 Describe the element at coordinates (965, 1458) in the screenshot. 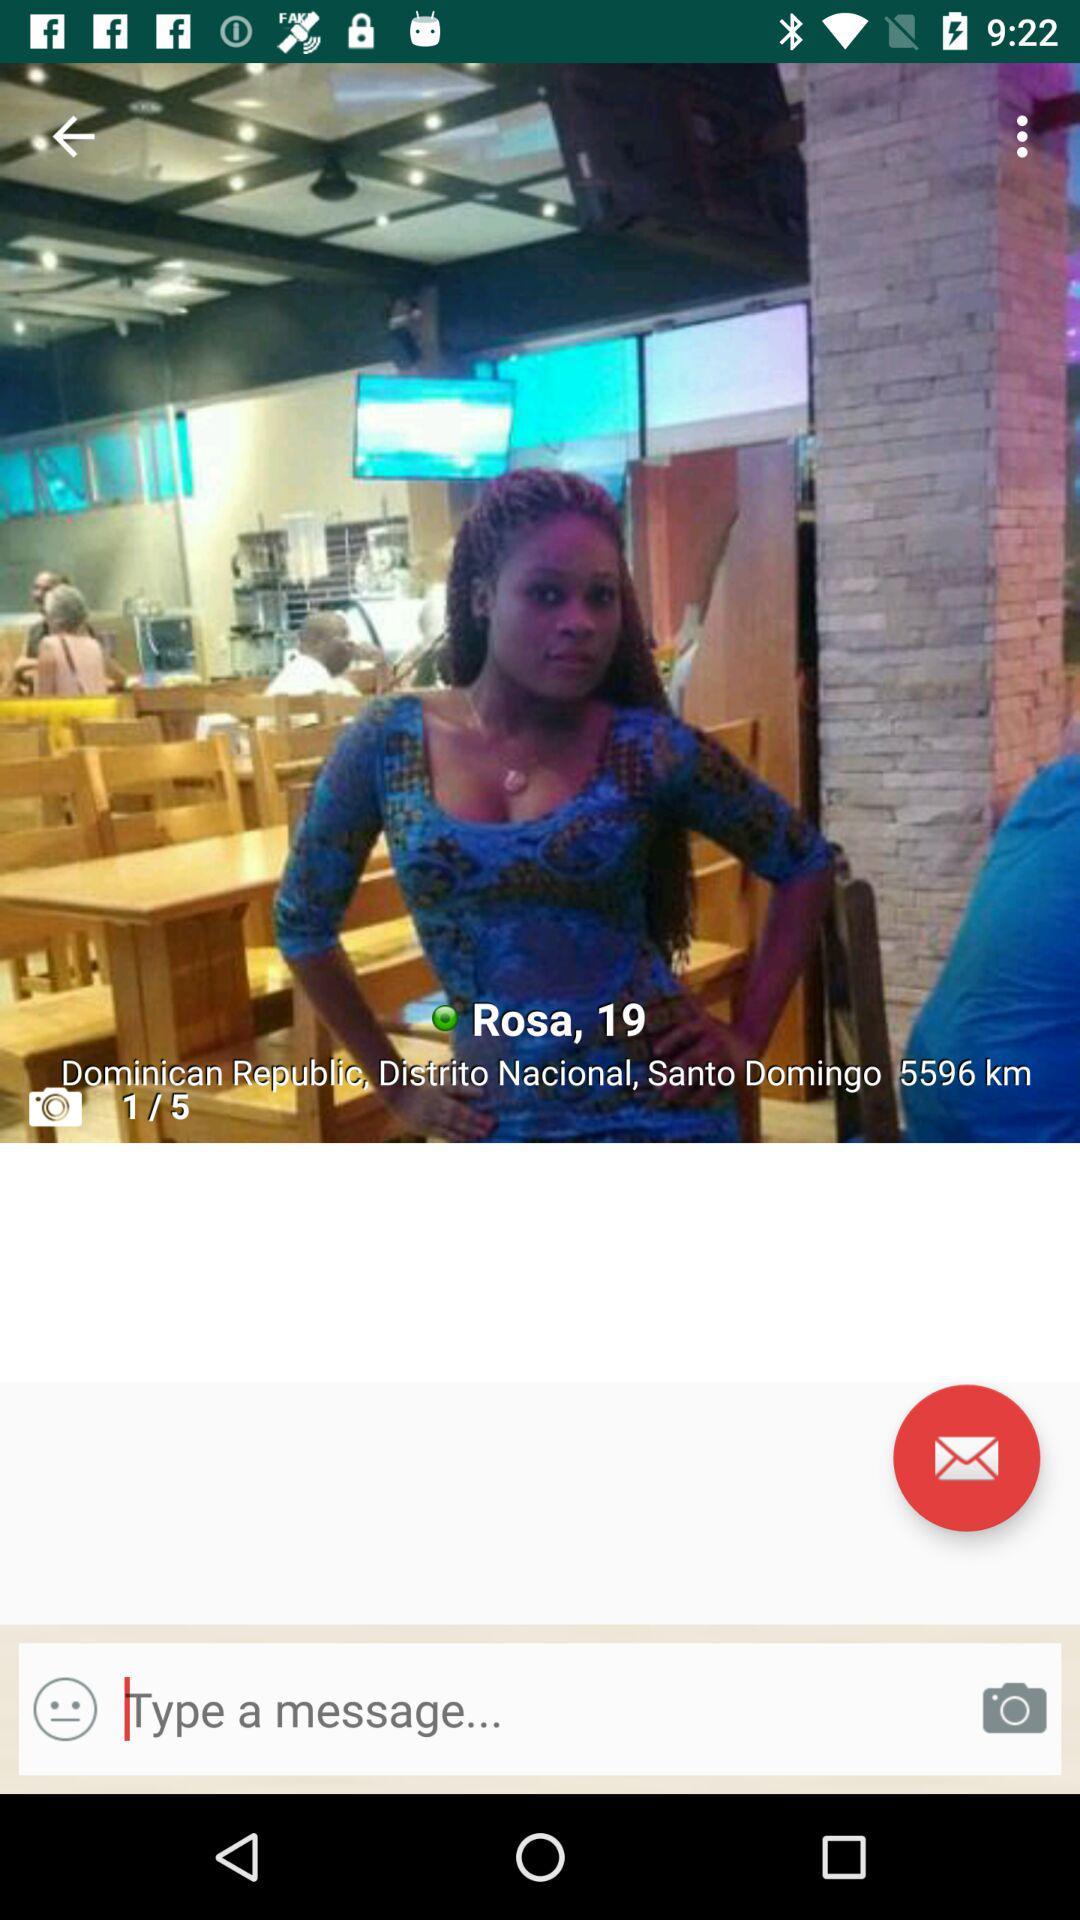

I see `the email icon` at that location.